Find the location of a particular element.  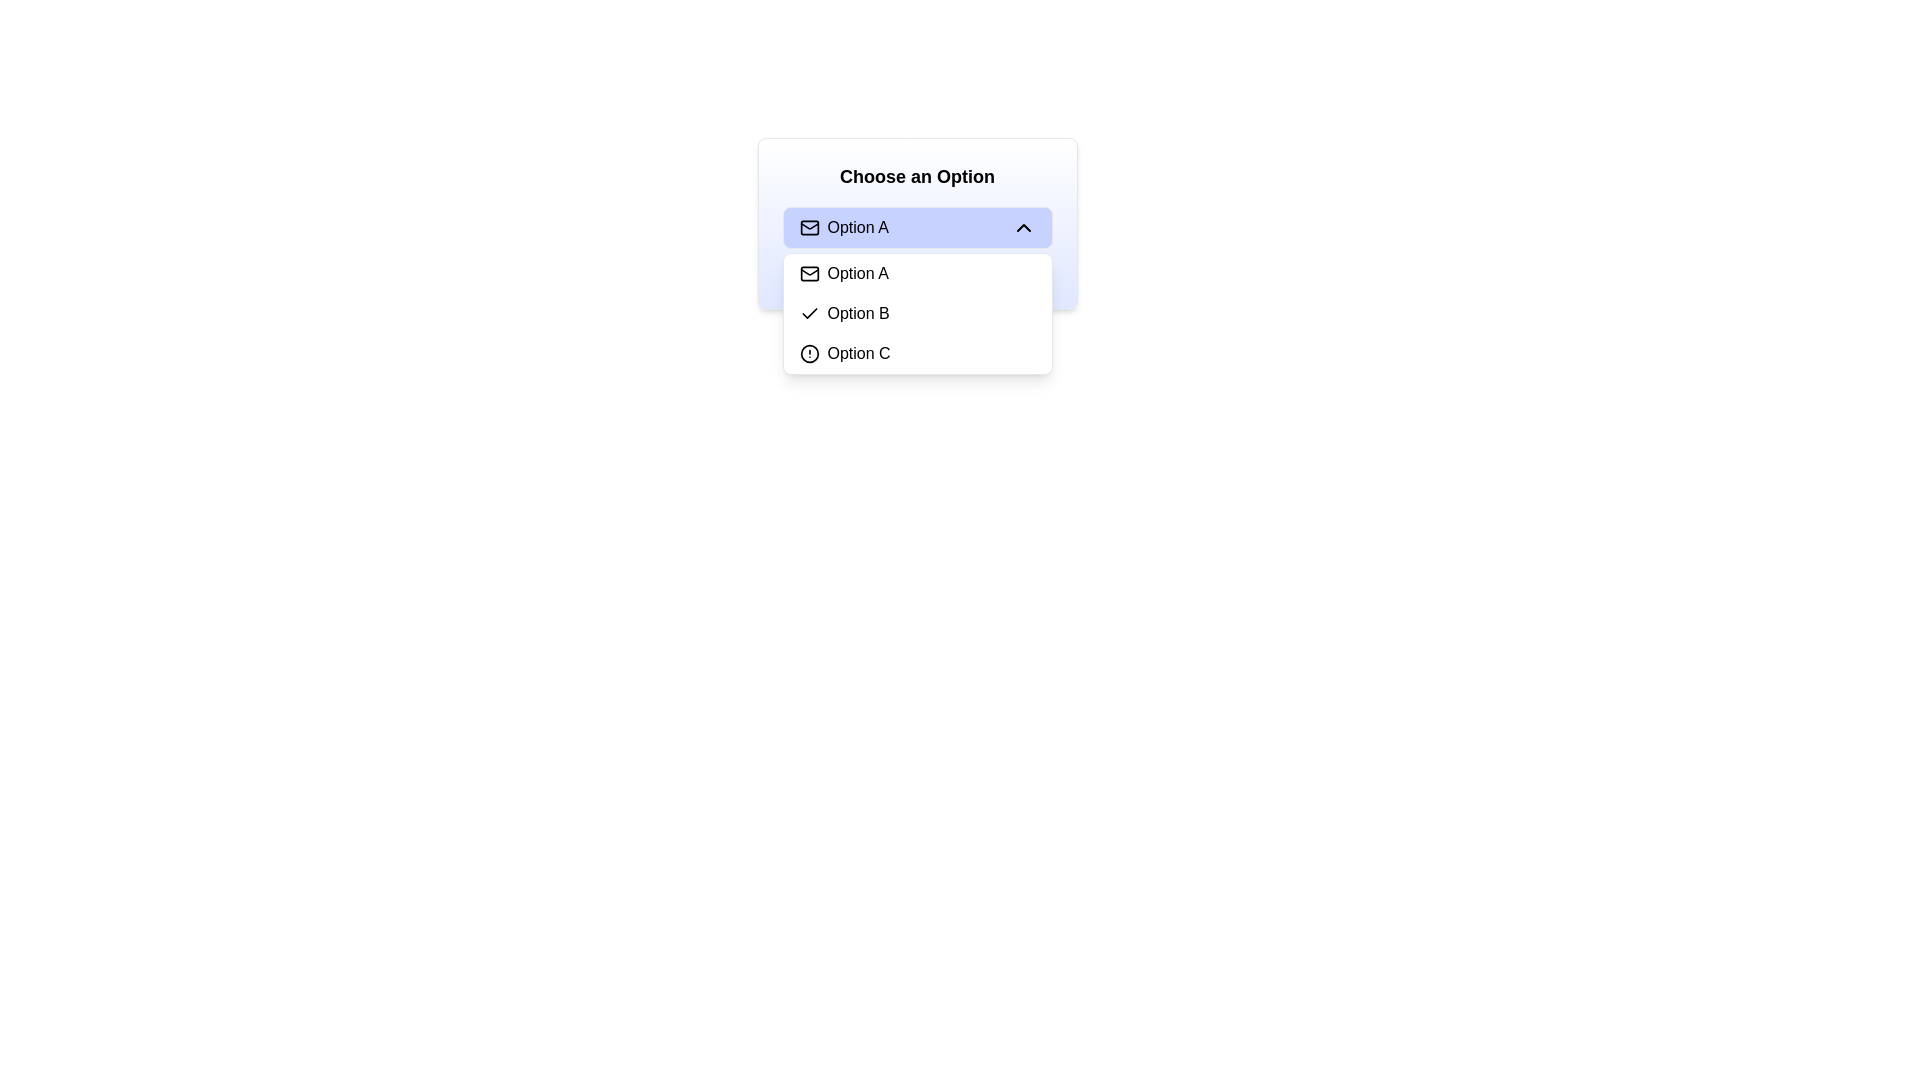

the circular warning icon located to the left of the 'Option C' label, which has a hollow center and a small vertical bar and dot in the middle is located at coordinates (809, 353).